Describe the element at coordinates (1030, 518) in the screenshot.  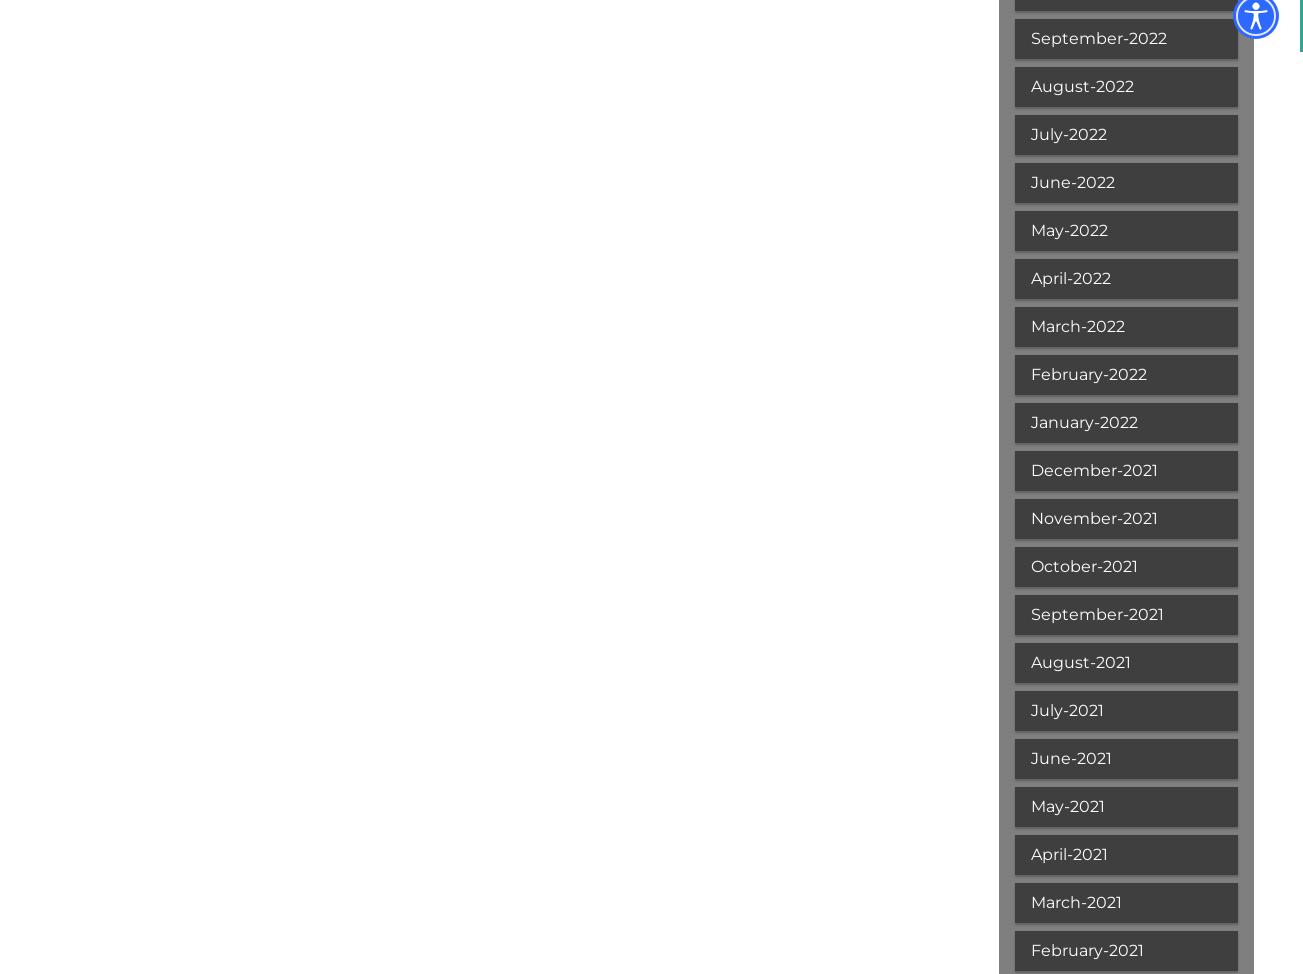
I see `'November-2021'` at that location.